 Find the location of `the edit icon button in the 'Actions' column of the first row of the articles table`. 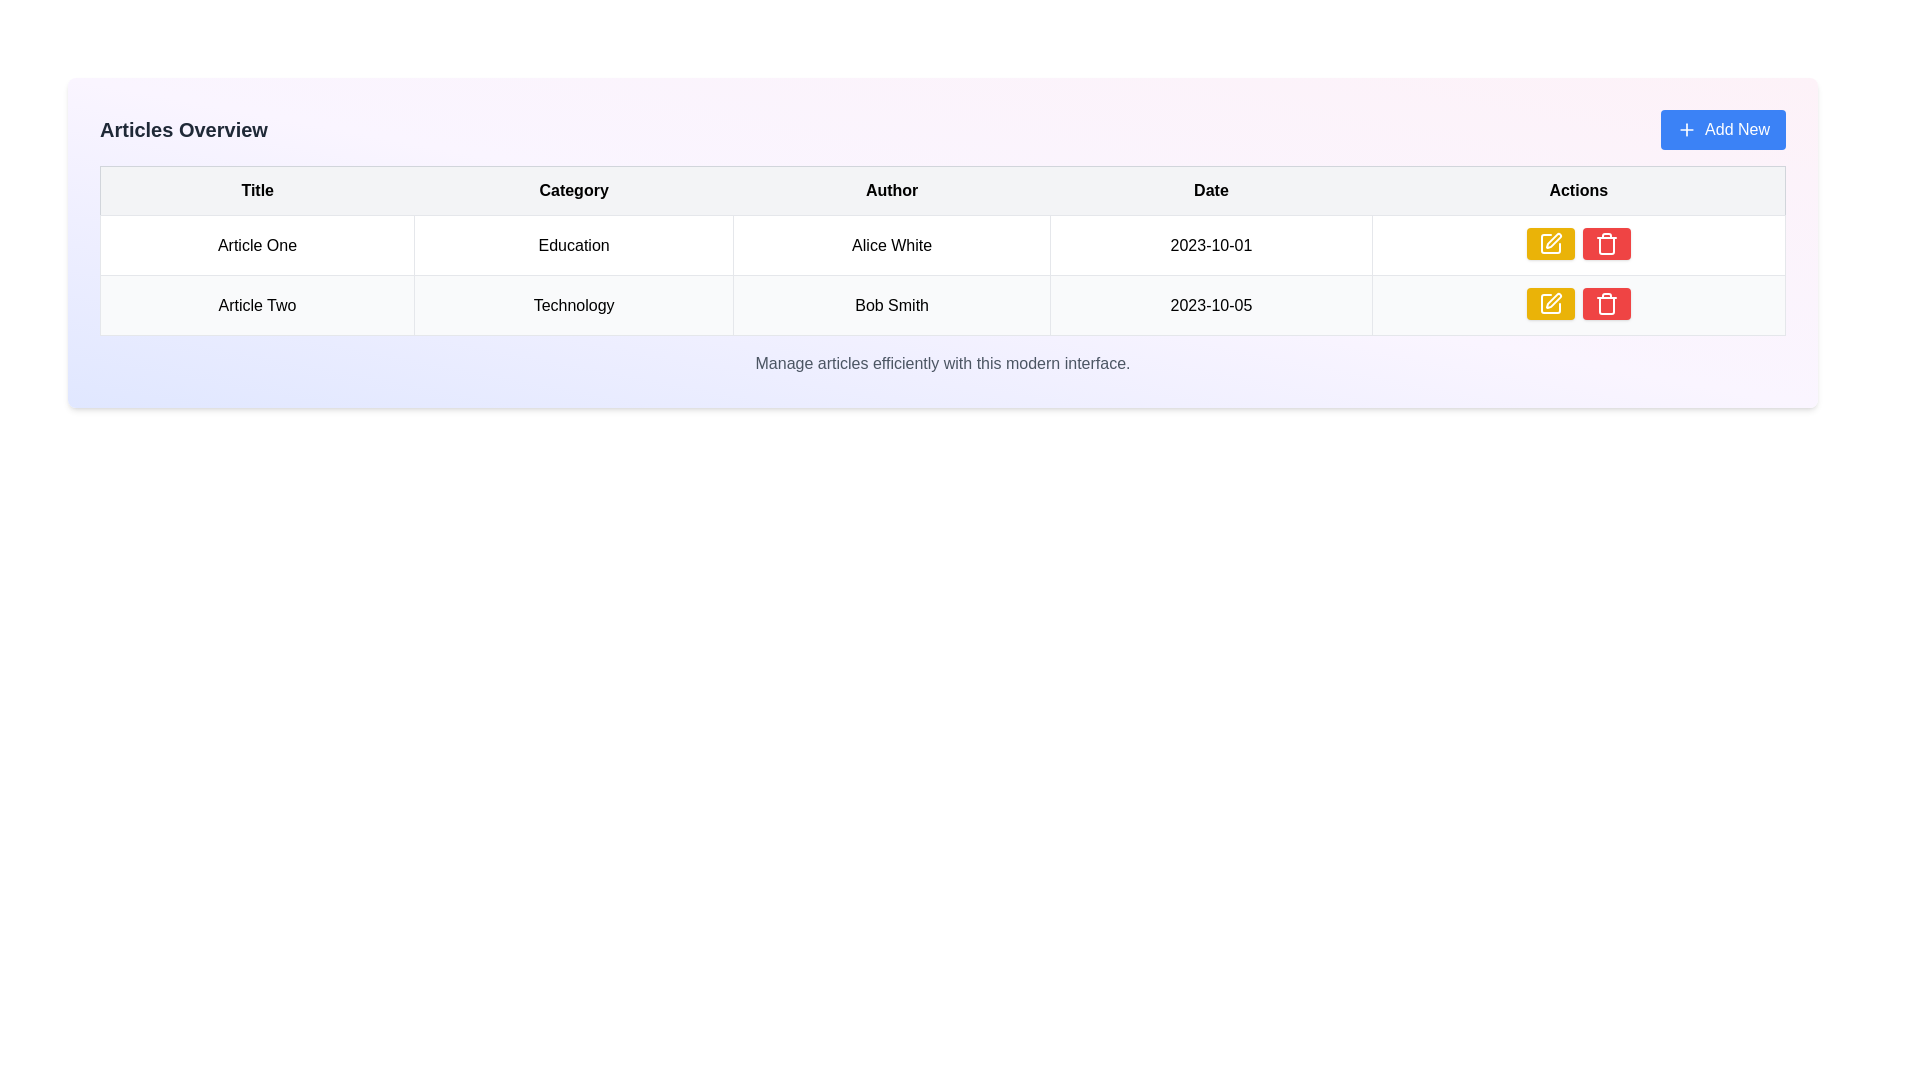

the edit icon button in the 'Actions' column of the first row of the articles table is located at coordinates (1549, 304).